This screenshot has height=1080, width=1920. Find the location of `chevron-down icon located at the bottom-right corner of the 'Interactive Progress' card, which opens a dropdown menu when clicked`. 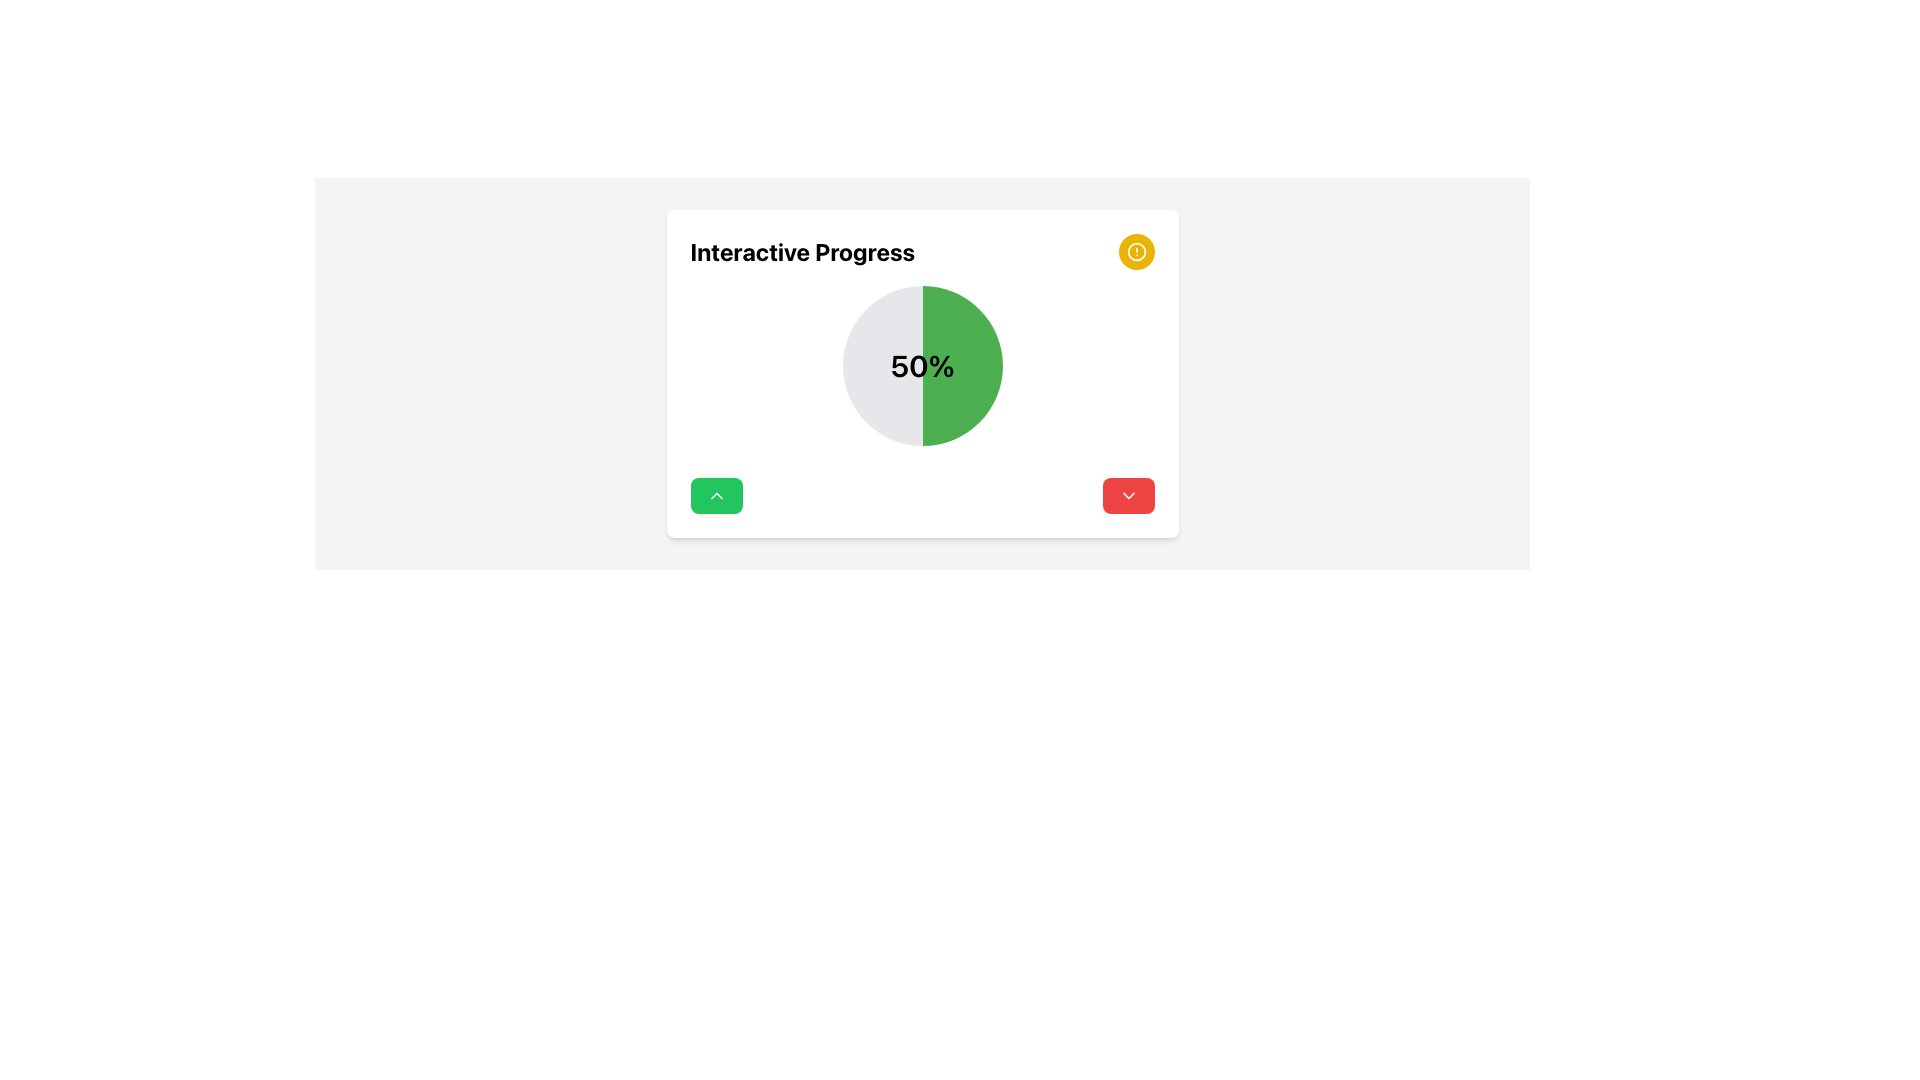

chevron-down icon located at the bottom-right corner of the 'Interactive Progress' card, which opens a dropdown menu when clicked is located at coordinates (1128, 495).